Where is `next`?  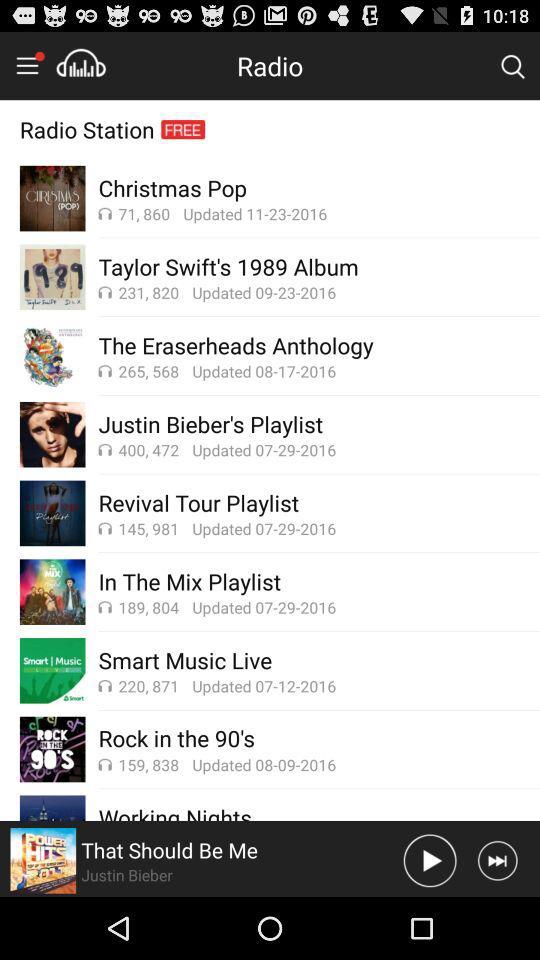
next is located at coordinates (496, 859).